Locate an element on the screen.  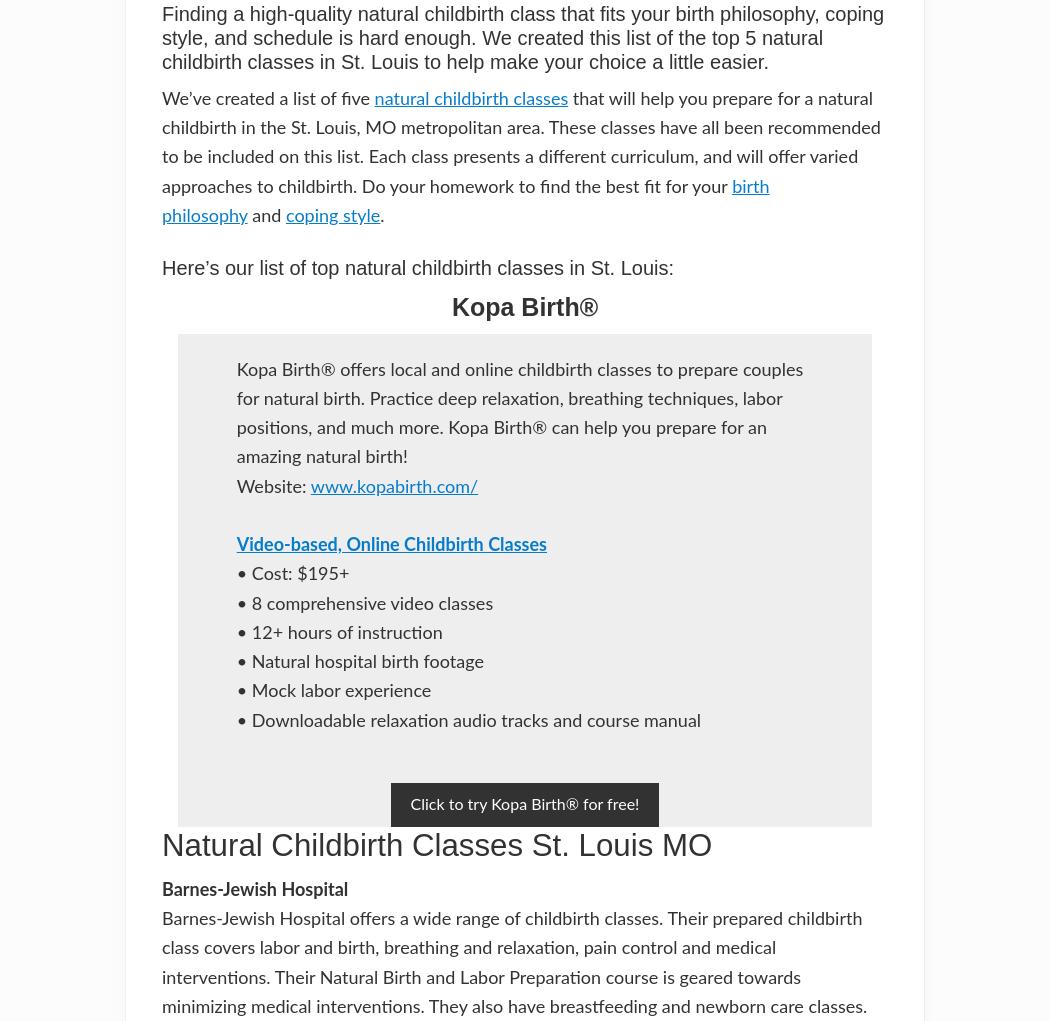
'• Downloadable relaxation audio tracks and course manual' is located at coordinates (236, 720).